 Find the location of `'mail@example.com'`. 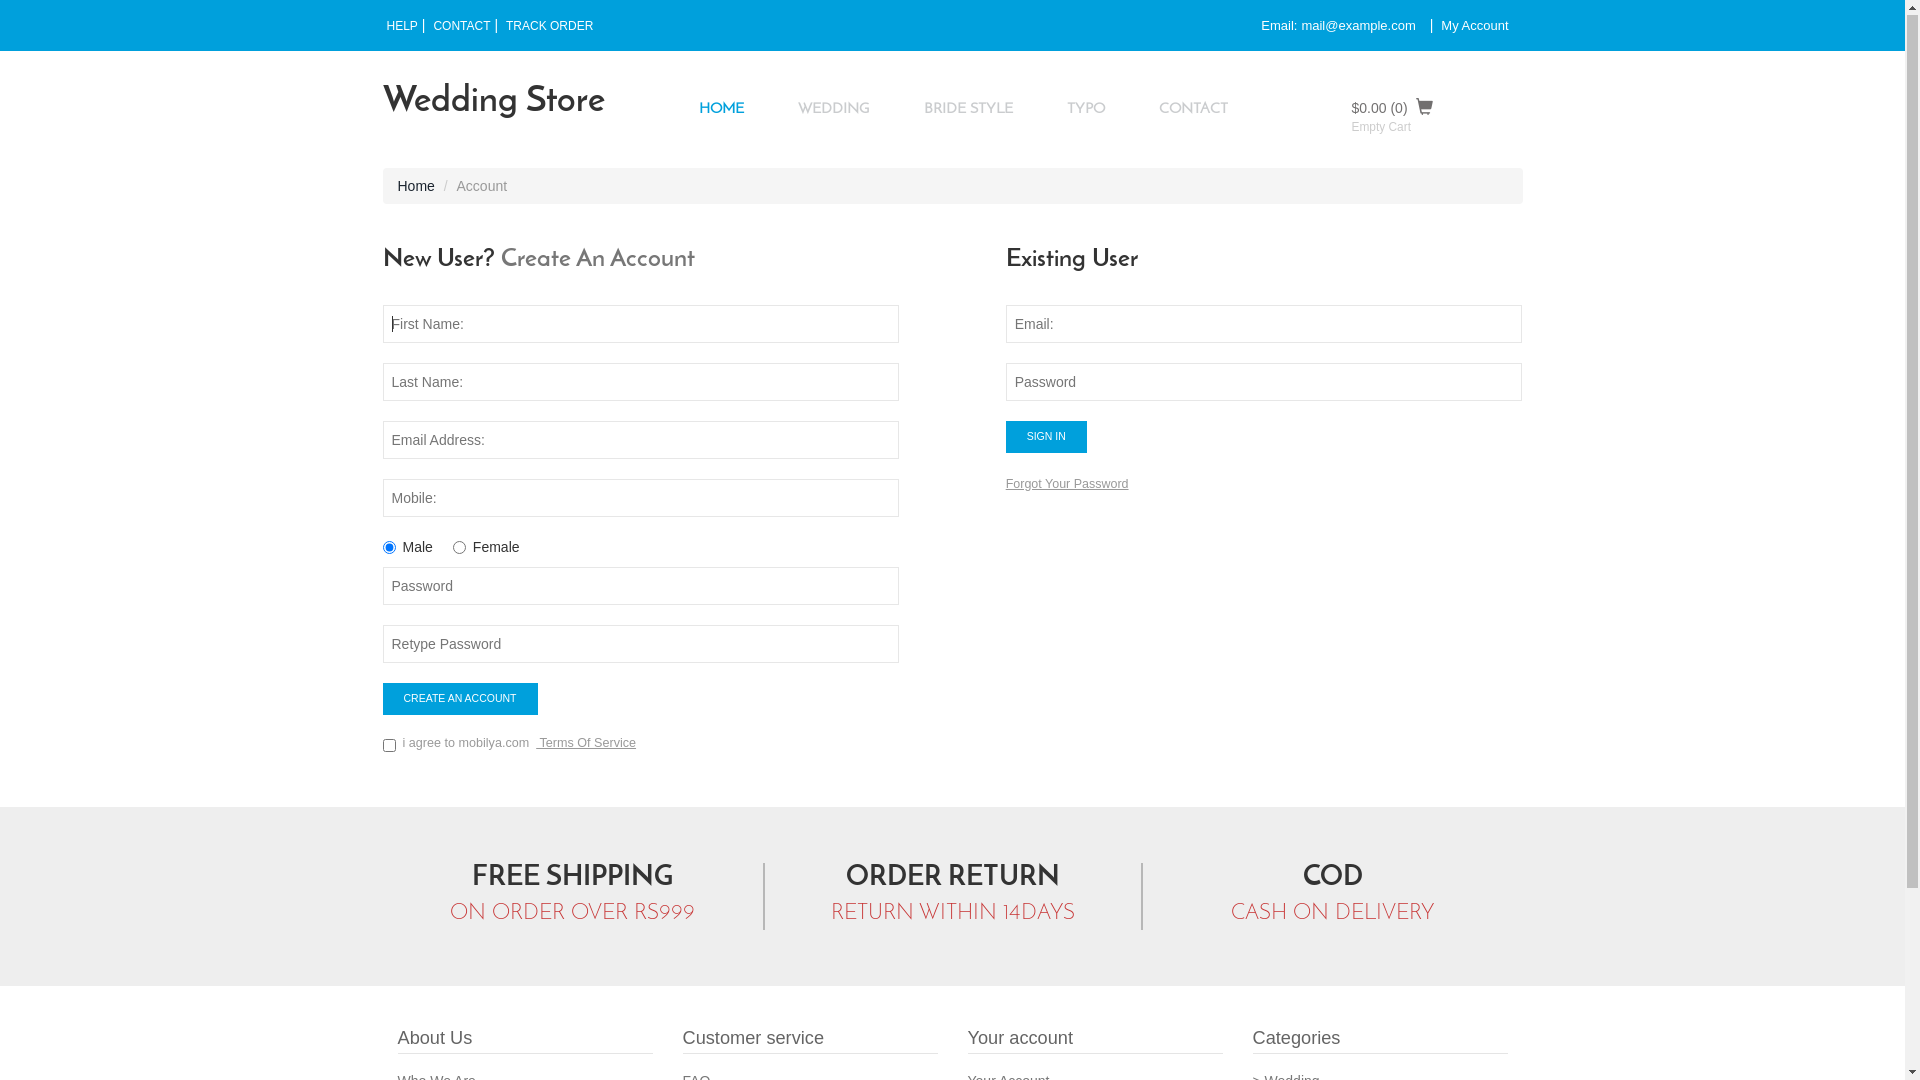

'mail@example.com' is located at coordinates (1358, 26).